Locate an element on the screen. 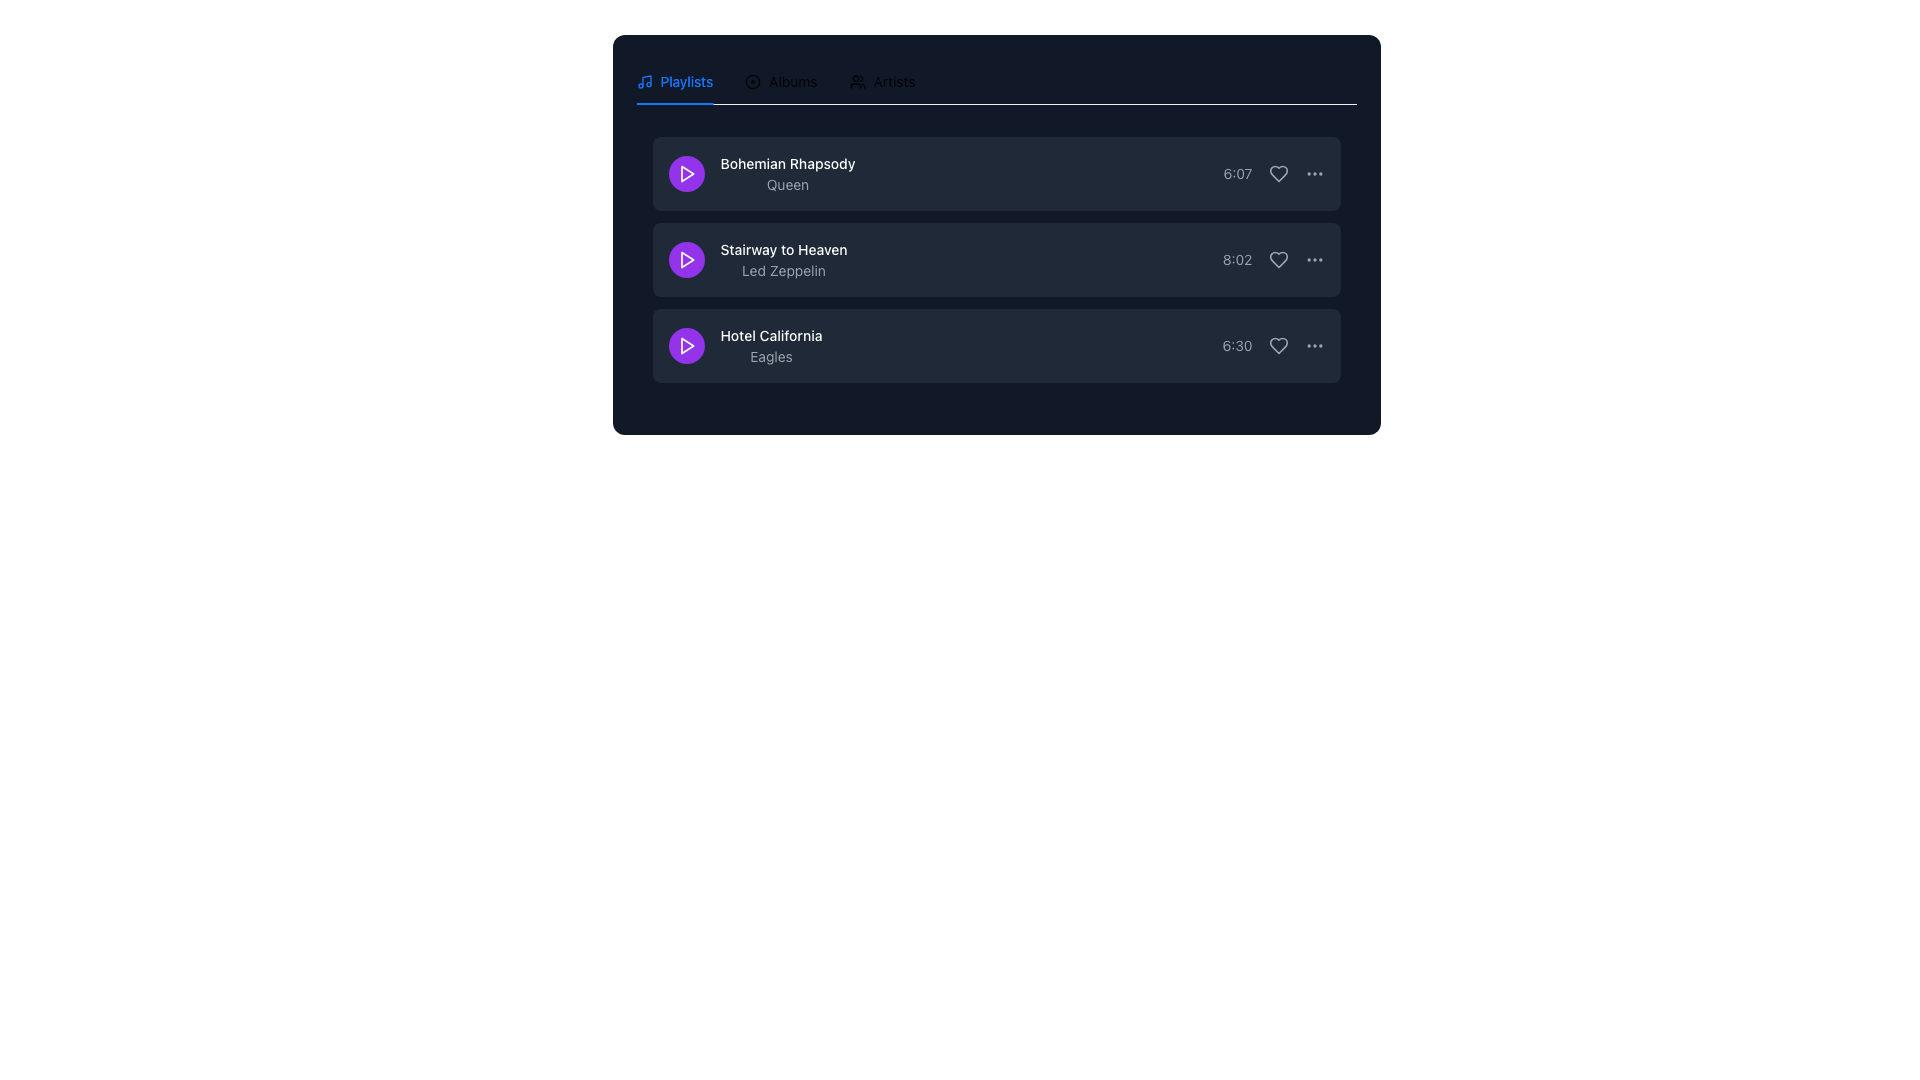 This screenshot has height=1080, width=1920. the triangular play icon, which is located within a purple circular background and is positioned to the left of the 'Bohemian Rhapsody' playlist item is located at coordinates (686, 172).